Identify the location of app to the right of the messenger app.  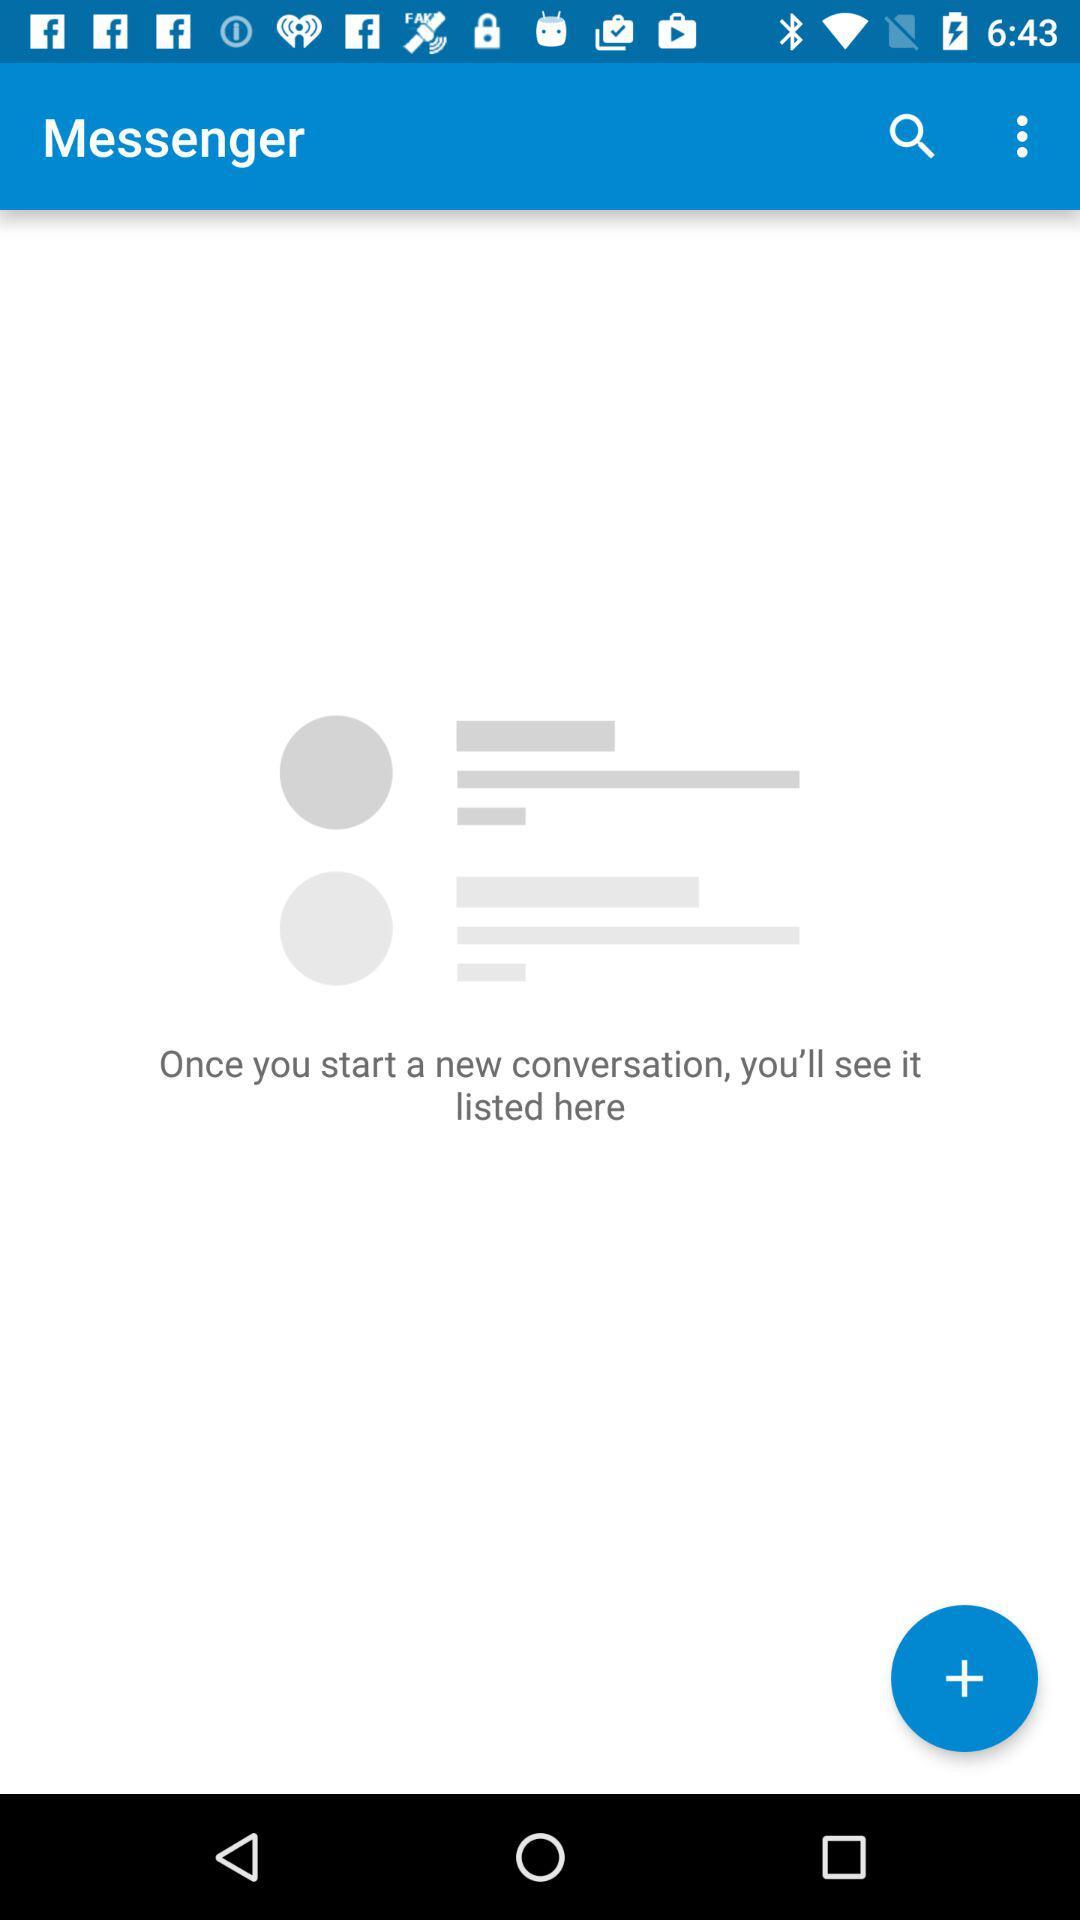
(911, 135).